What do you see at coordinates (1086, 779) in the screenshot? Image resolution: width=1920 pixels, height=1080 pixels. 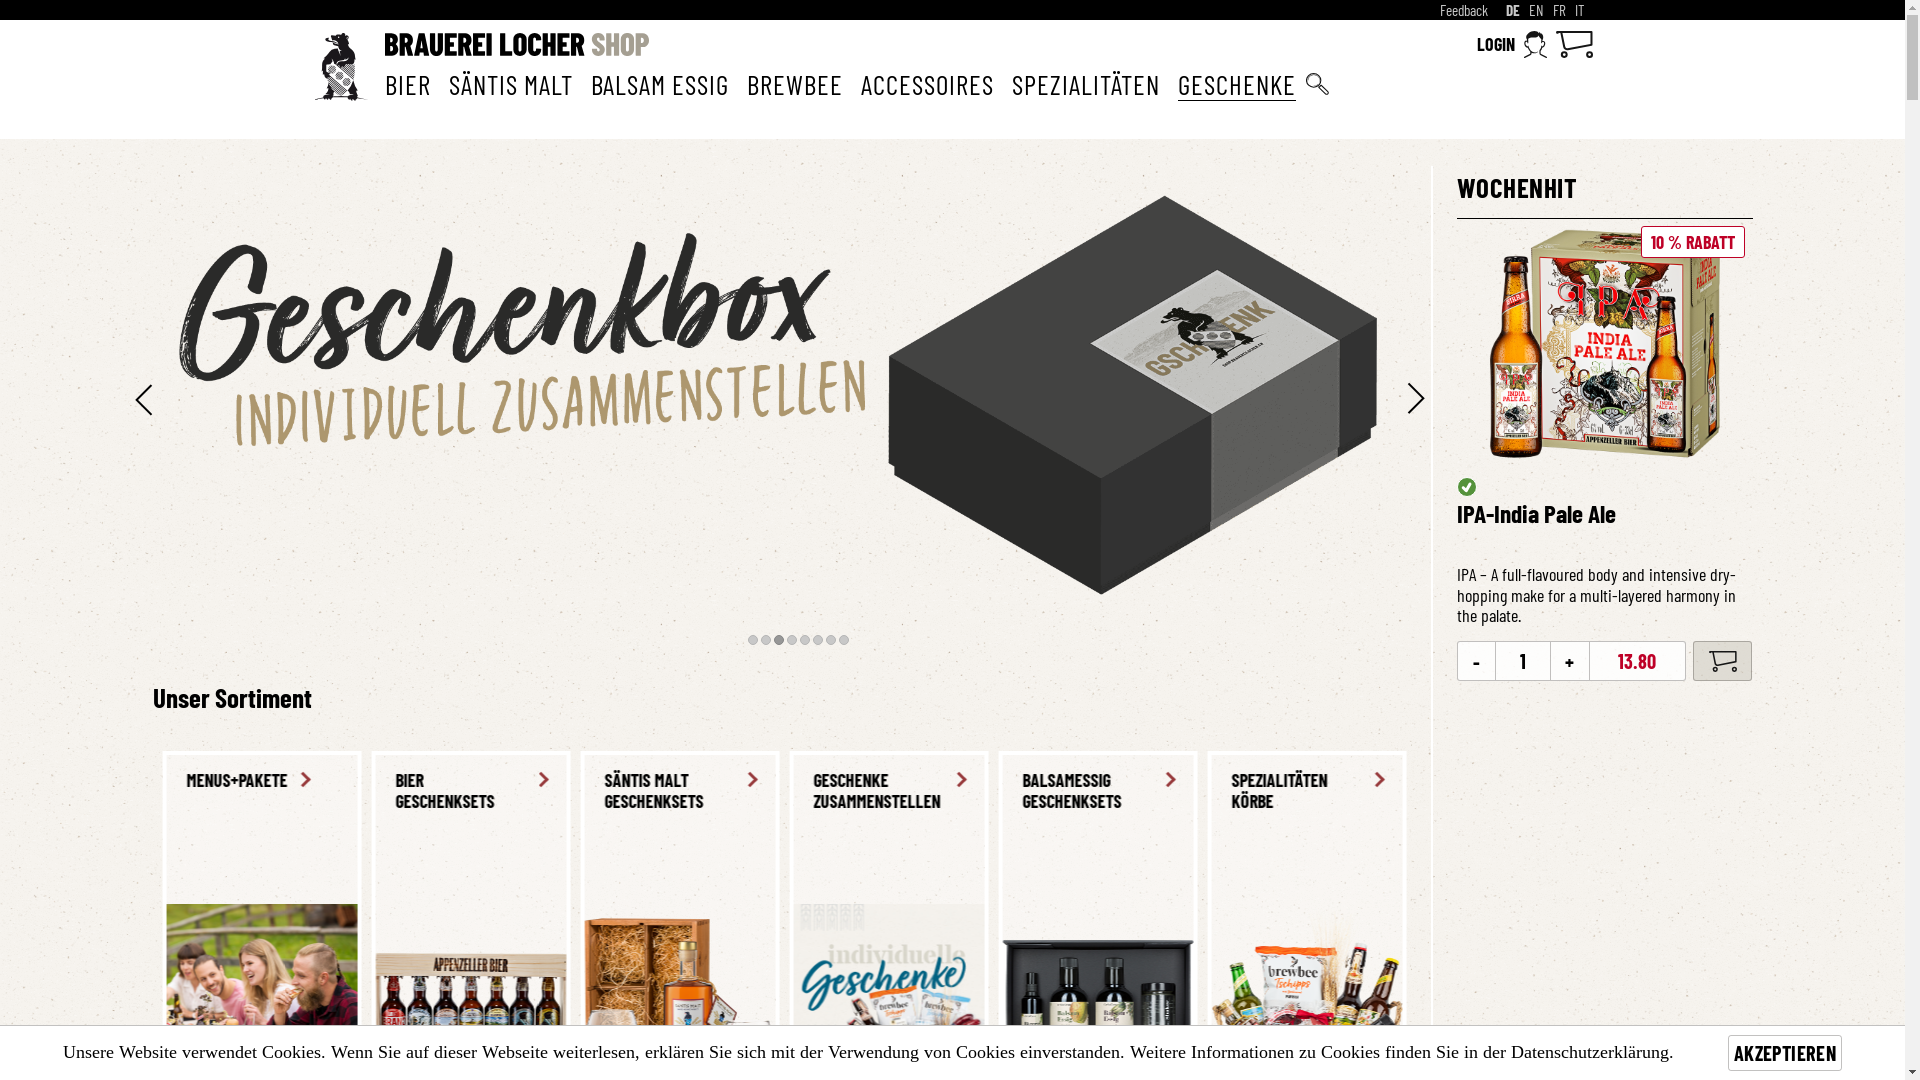 I see `'TEXTILIEN'` at bounding box center [1086, 779].